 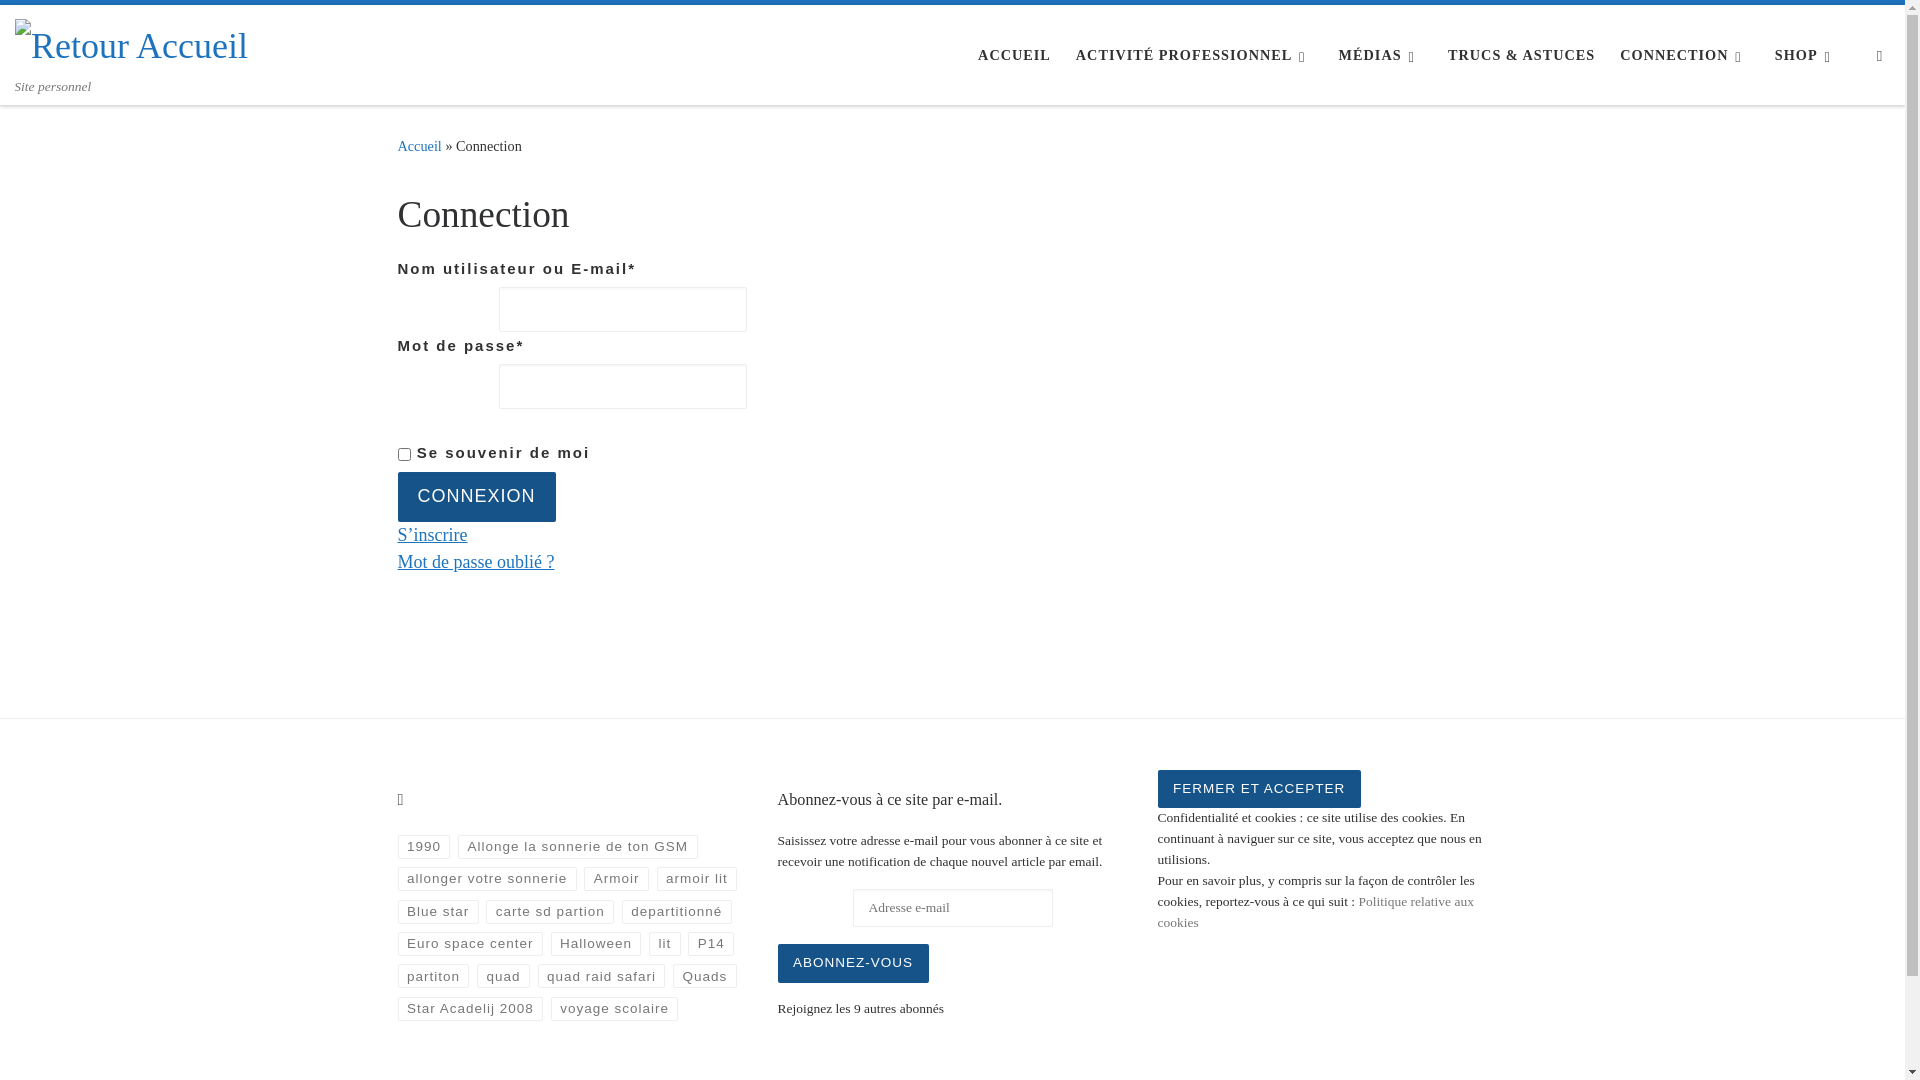 I want to click on 'Halloween', so click(x=595, y=944).